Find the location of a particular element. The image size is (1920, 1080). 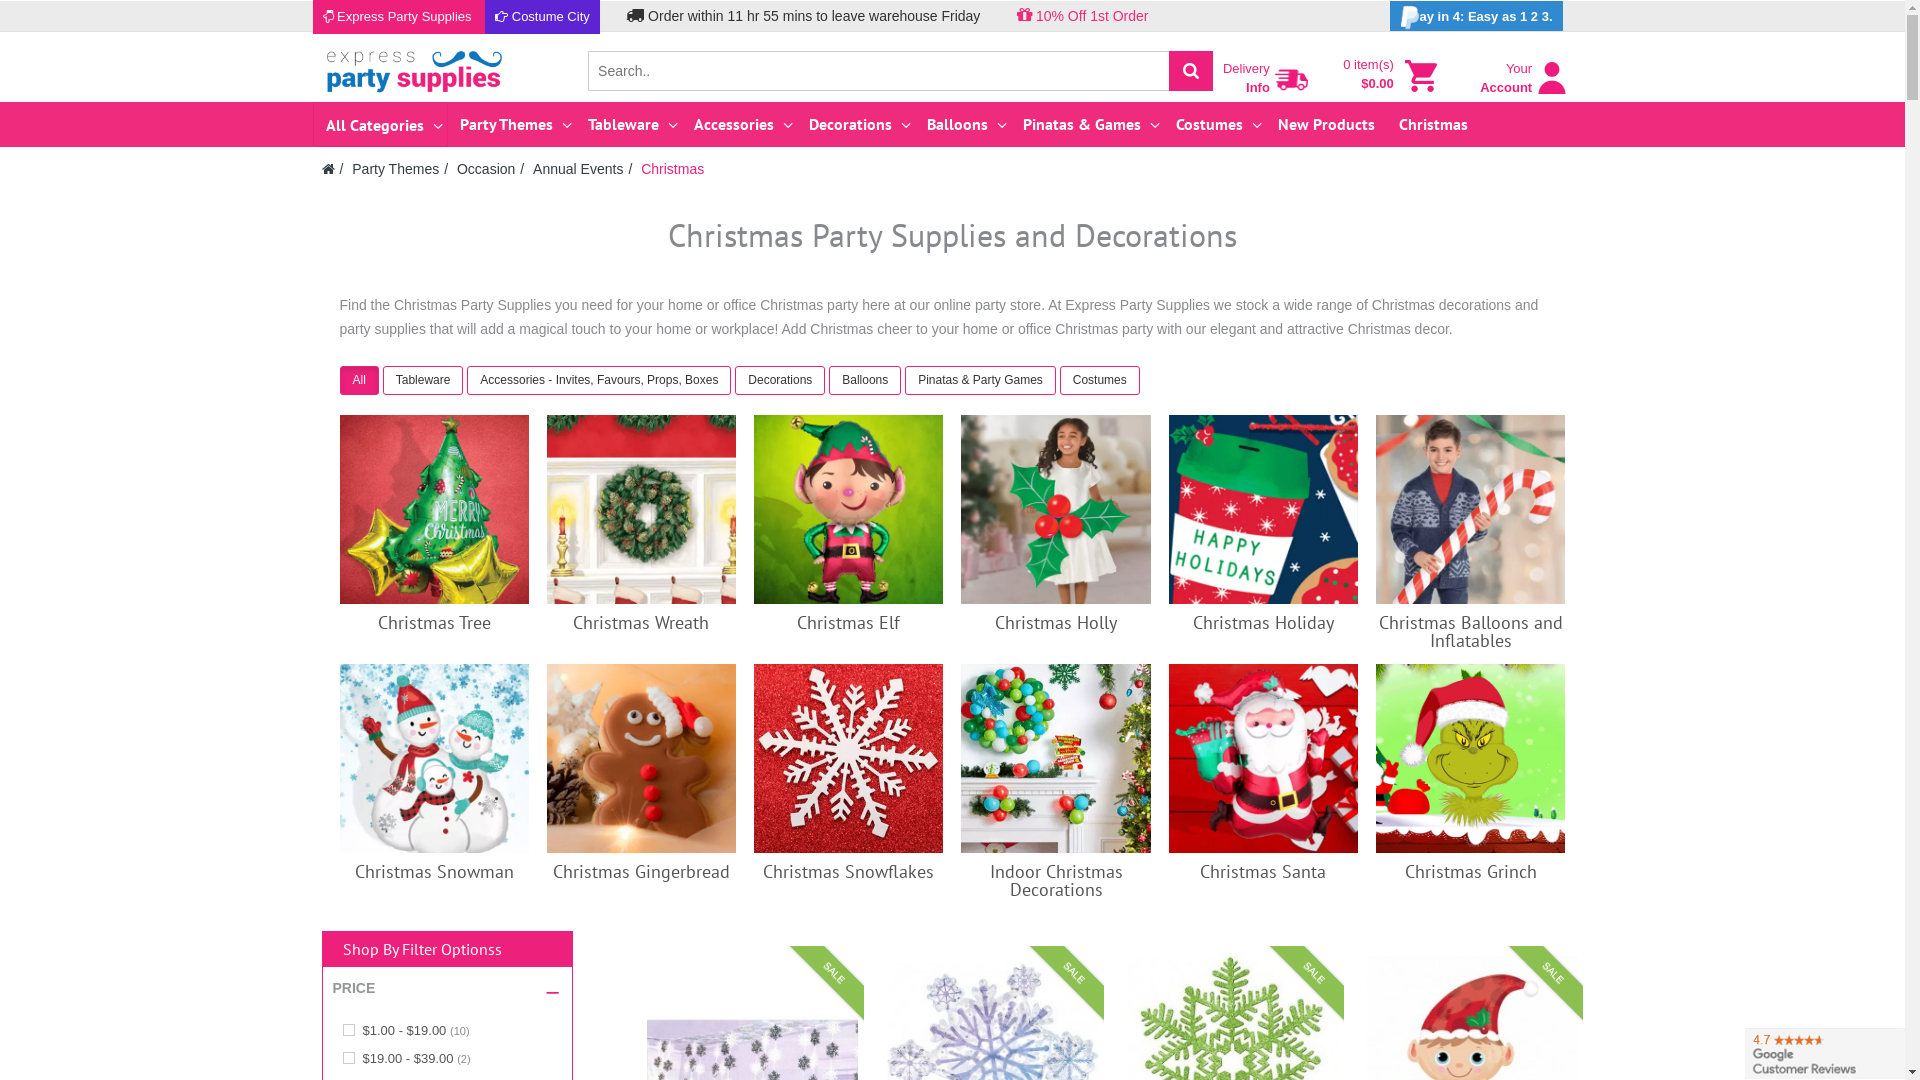

'Pinatas & Party Games' is located at coordinates (904, 380).